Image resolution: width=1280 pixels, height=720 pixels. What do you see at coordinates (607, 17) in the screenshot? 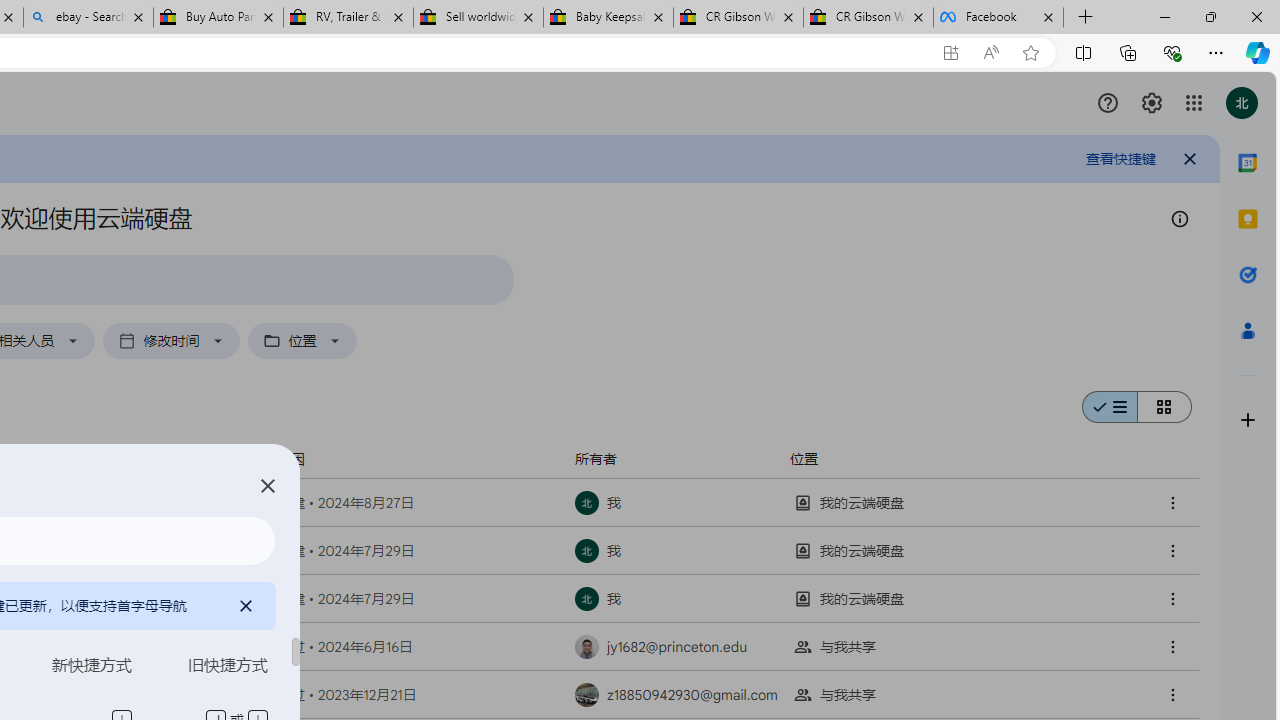
I see `'Baby Keepsakes & Announcements for sale | eBay'` at bounding box center [607, 17].